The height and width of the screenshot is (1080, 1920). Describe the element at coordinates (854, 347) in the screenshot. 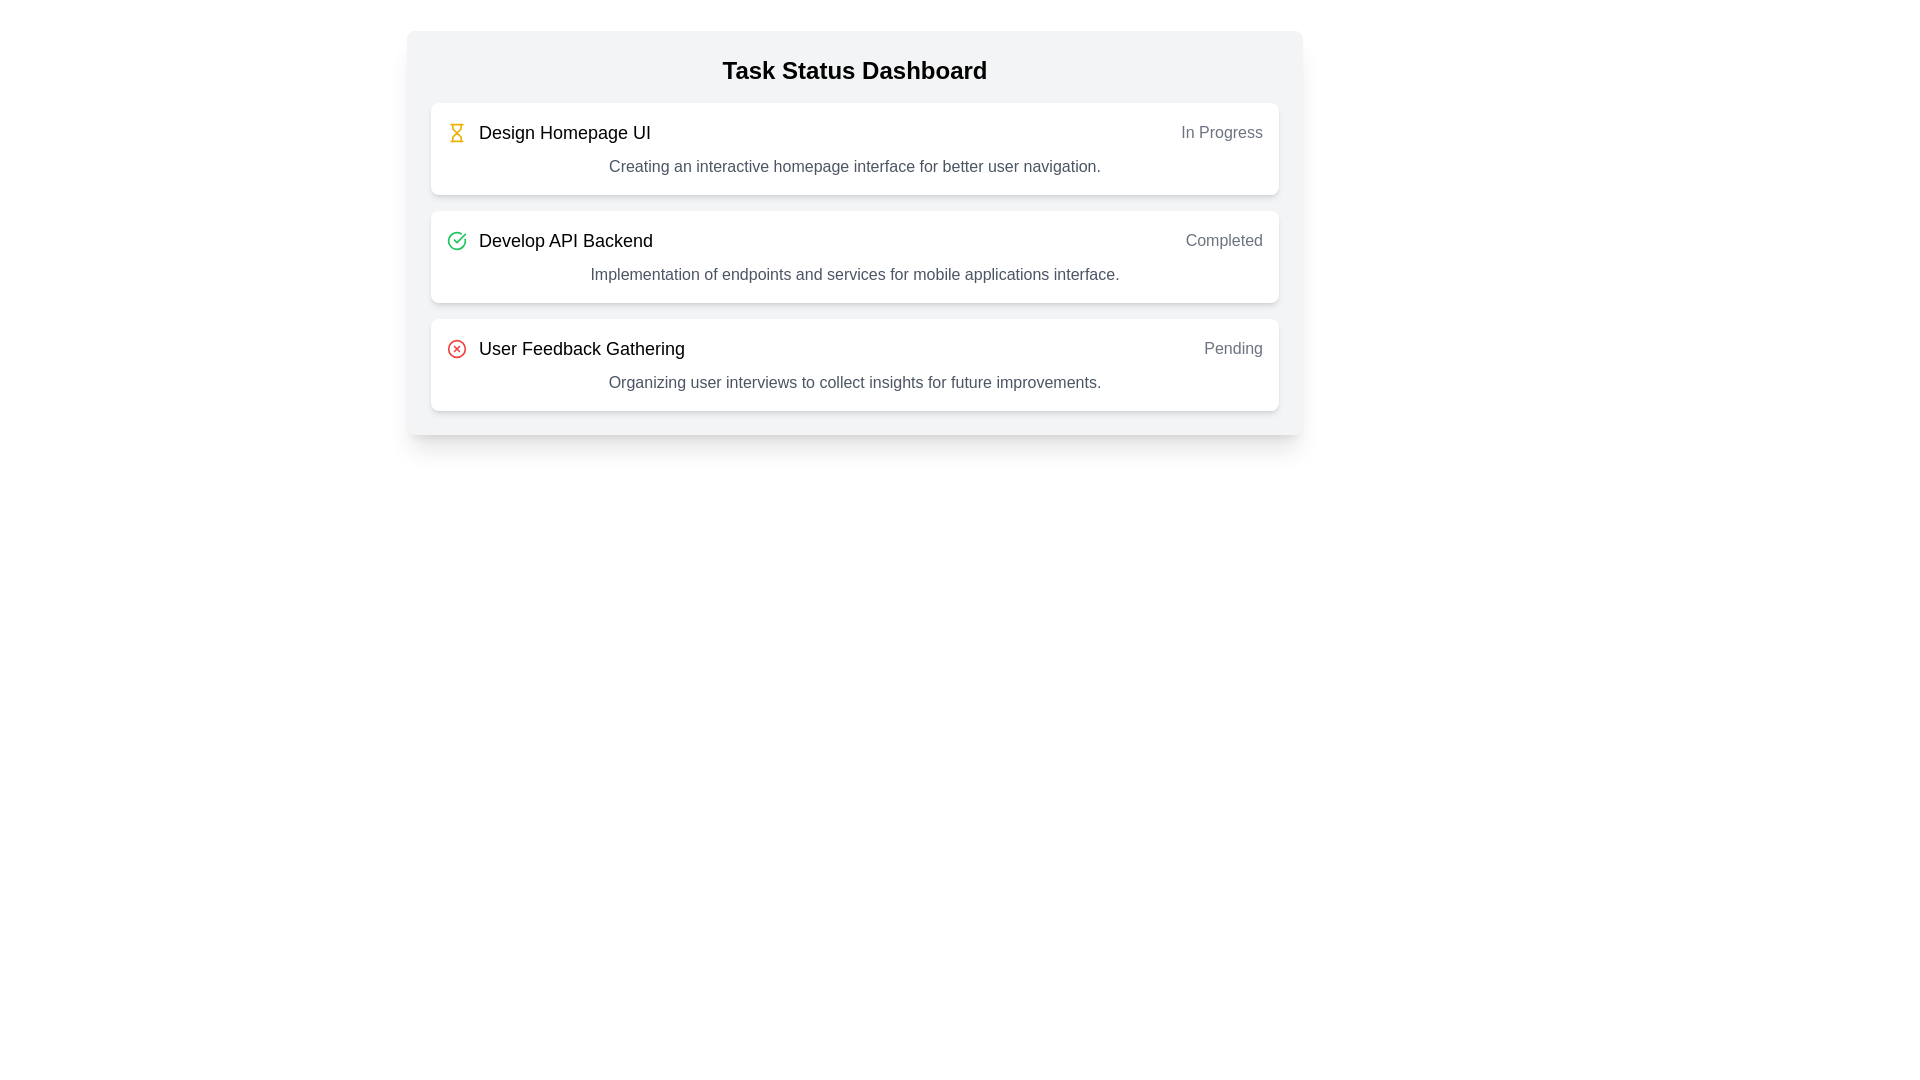

I see `the Task display panel showing 'User Feedback Gathering' with status 'Pending', which is the third item in the vertical list layout` at that location.